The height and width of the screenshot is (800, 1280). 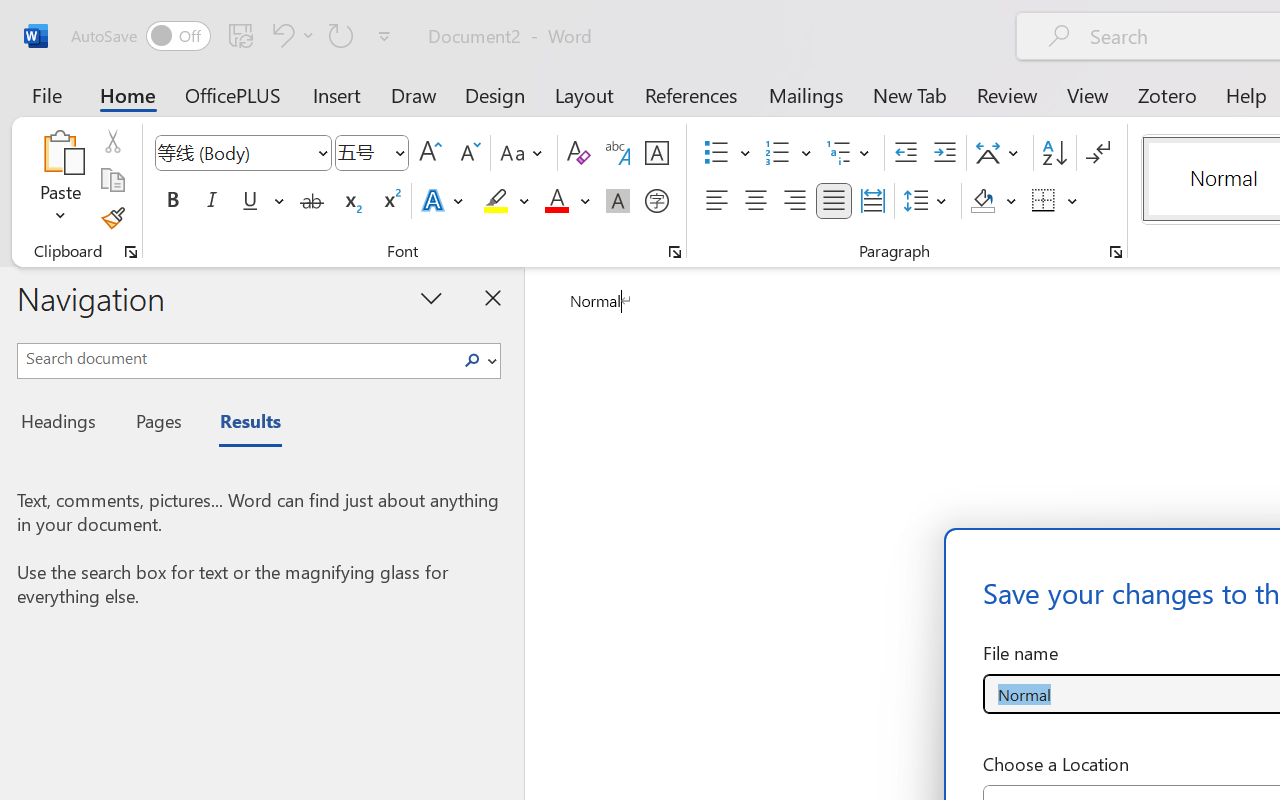 What do you see at coordinates (850, 153) in the screenshot?
I see `'Multilevel List'` at bounding box center [850, 153].